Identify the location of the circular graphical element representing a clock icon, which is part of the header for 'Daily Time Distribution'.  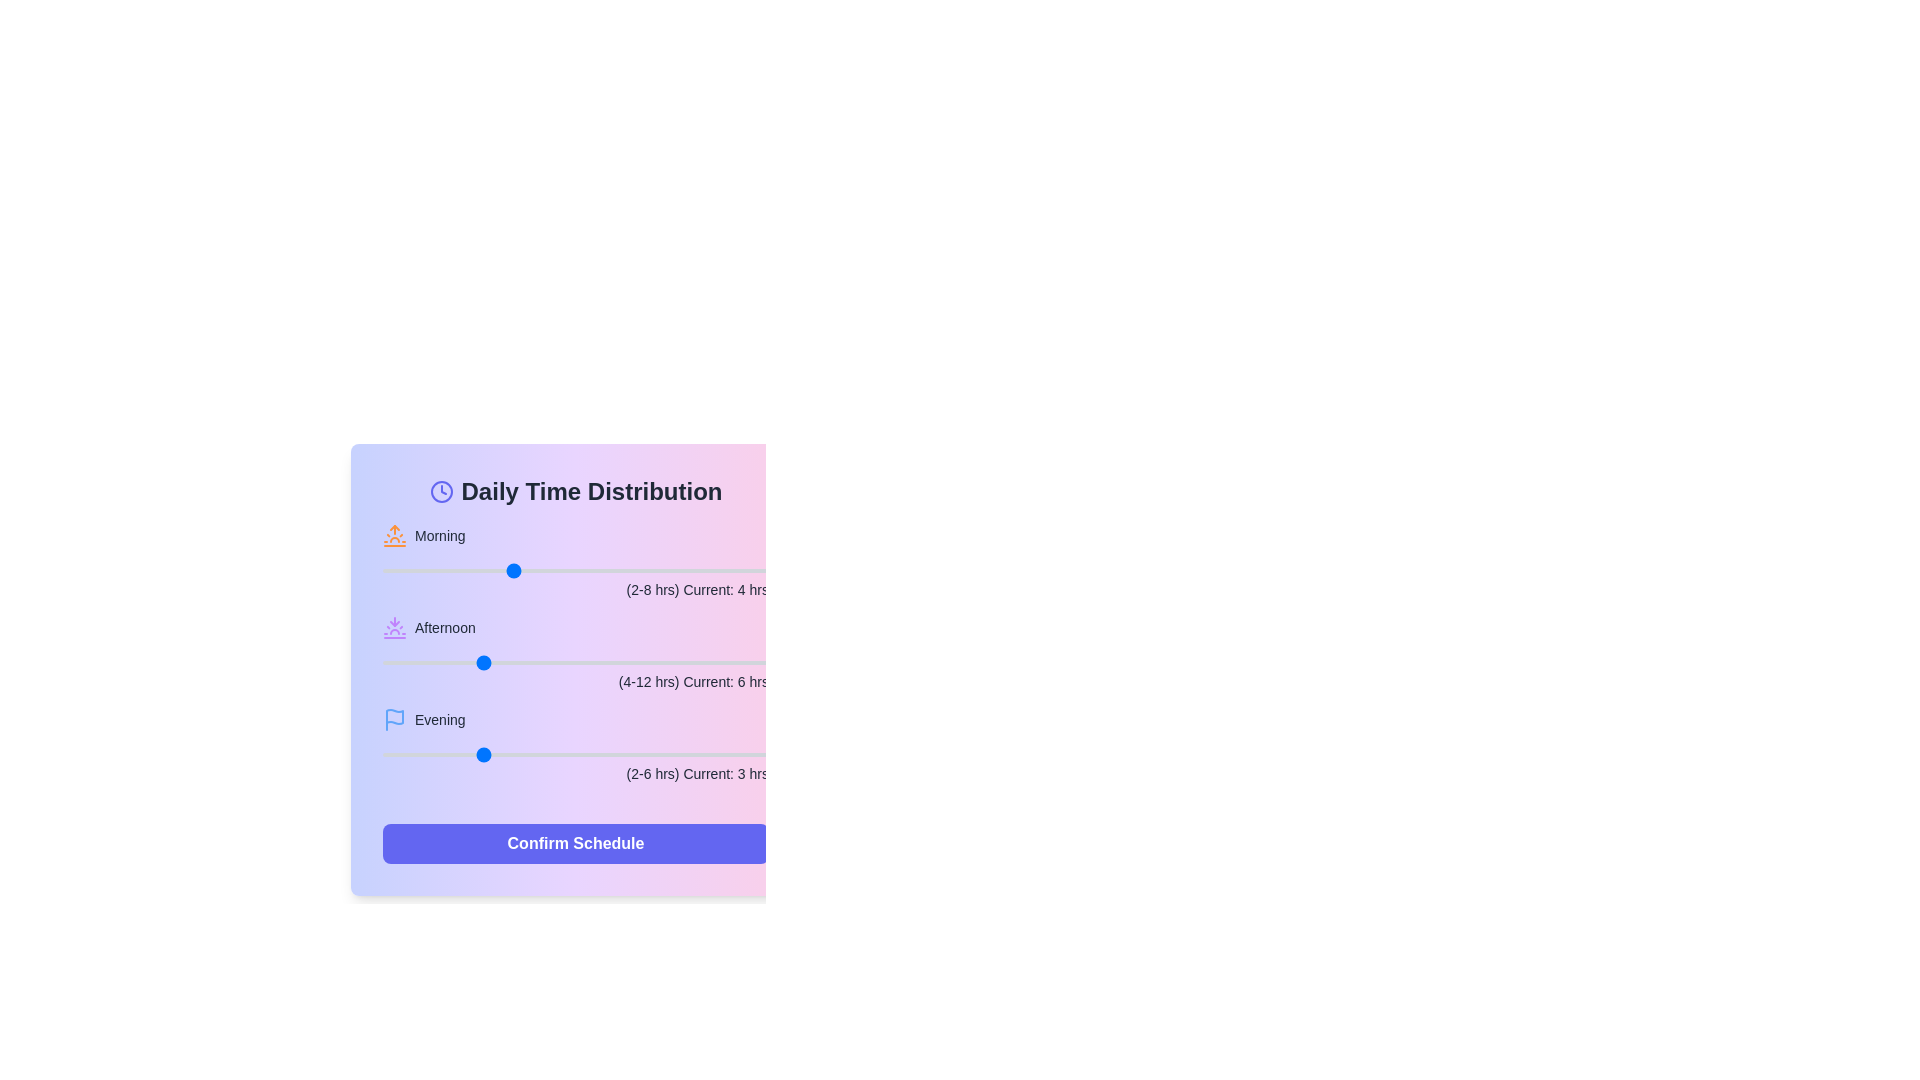
(440, 492).